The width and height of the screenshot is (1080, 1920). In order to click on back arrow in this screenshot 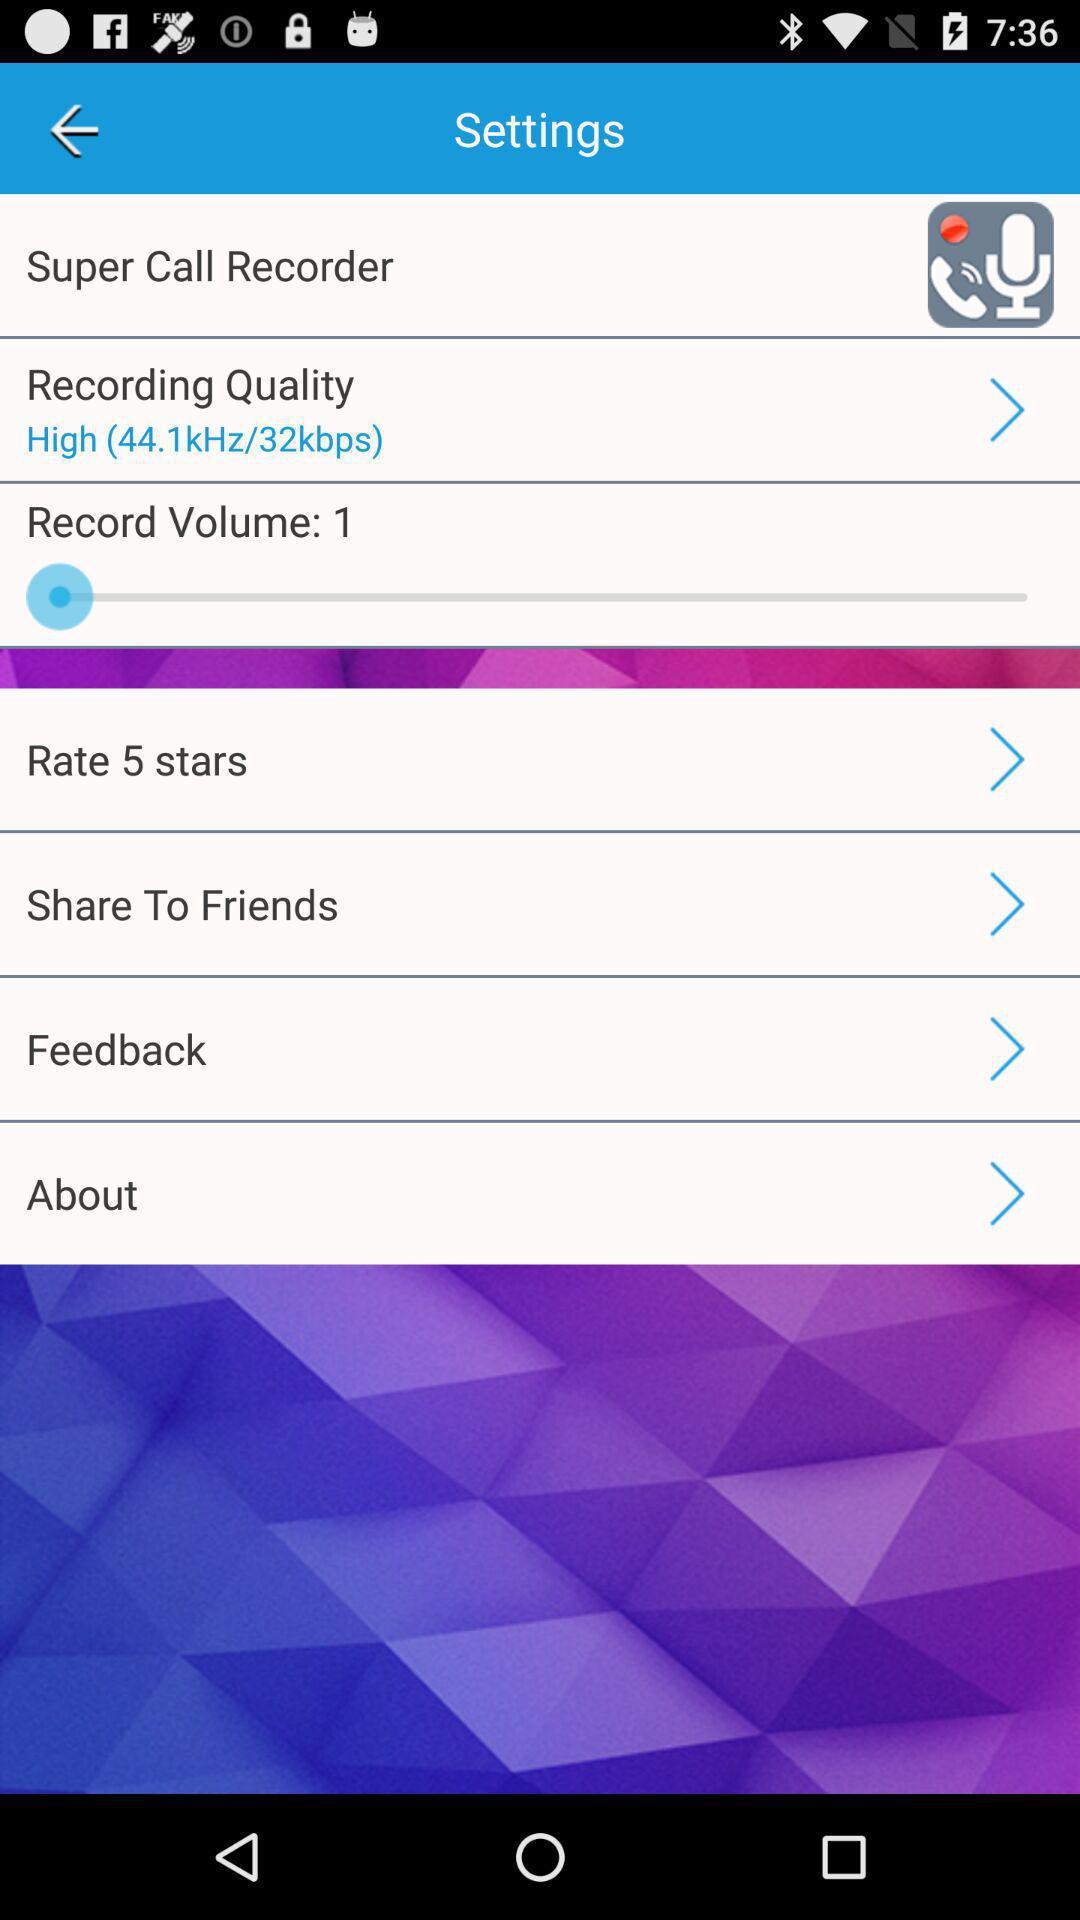, I will do `click(72, 127)`.